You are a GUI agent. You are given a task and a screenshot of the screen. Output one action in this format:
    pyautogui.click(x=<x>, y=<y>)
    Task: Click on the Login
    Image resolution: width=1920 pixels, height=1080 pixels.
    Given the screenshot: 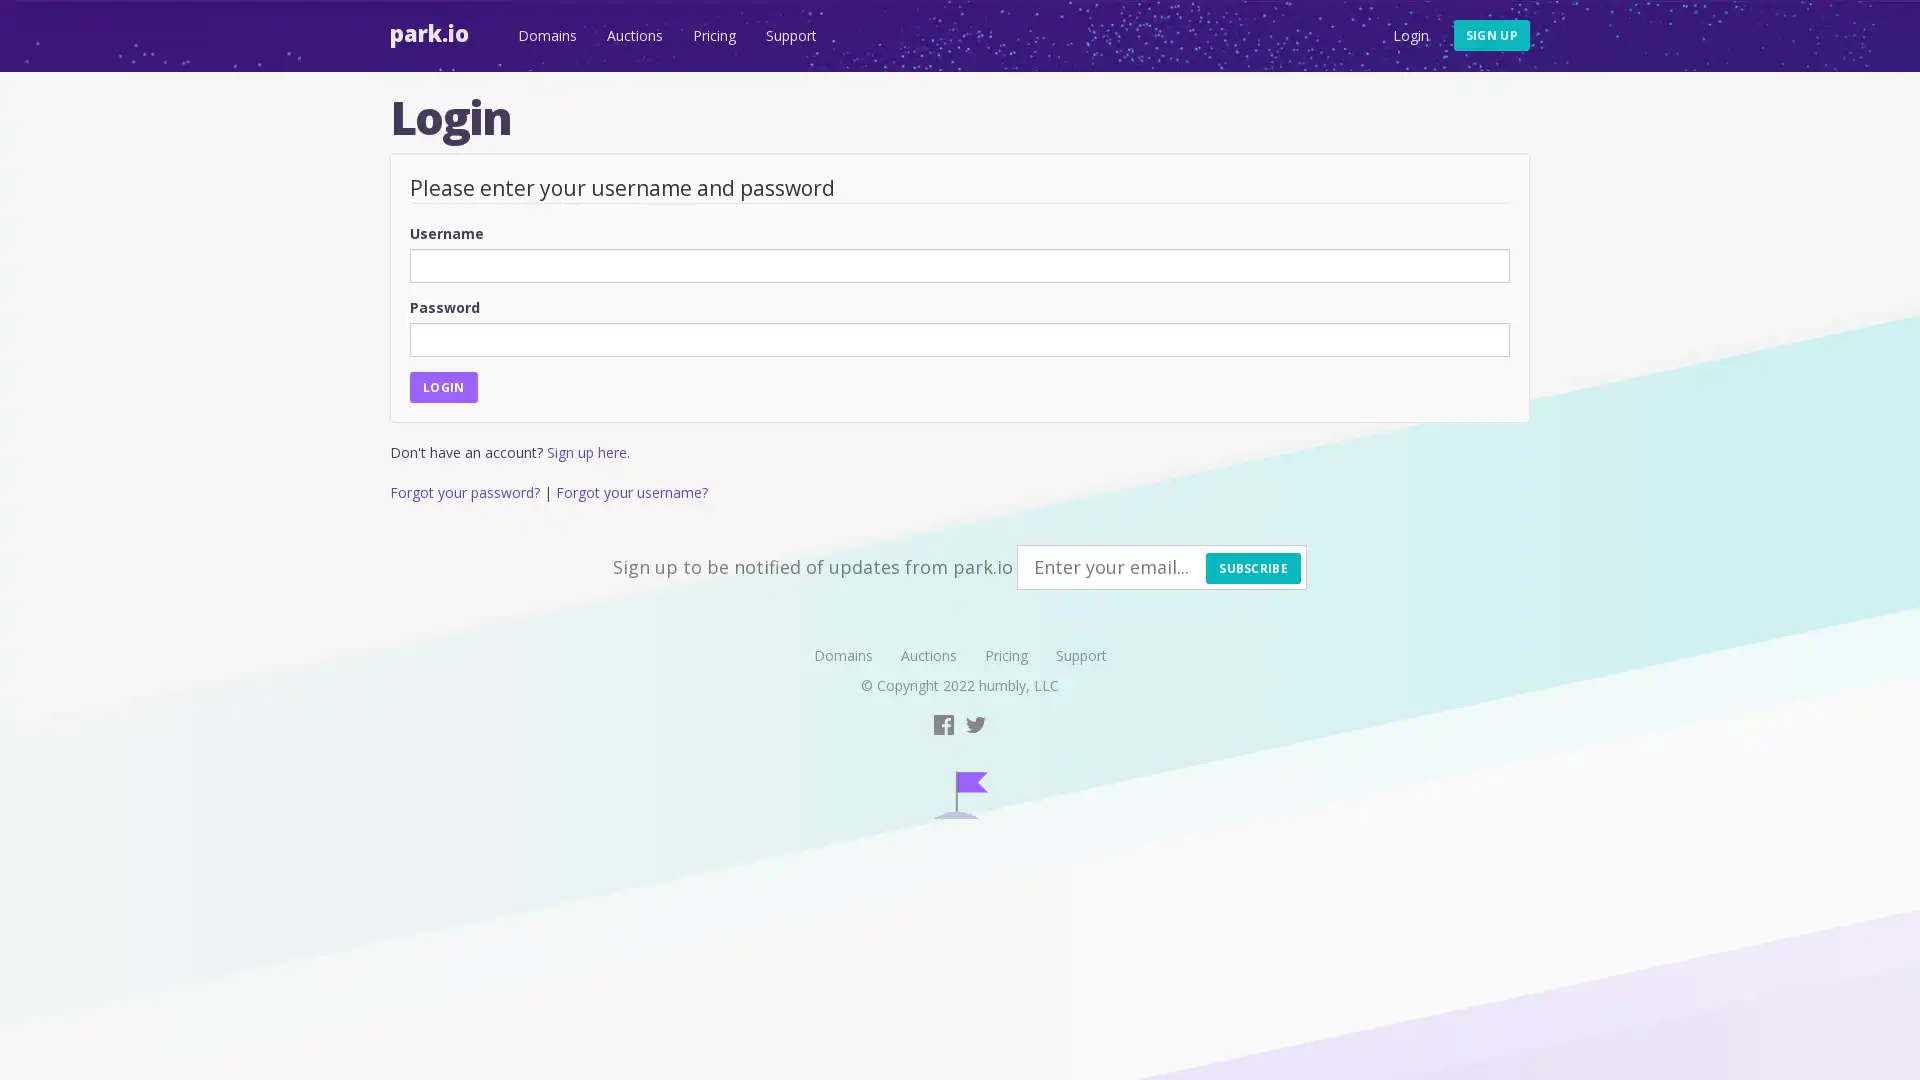 What is the action you would take?
    pyautogui.click(x=442, y=386)
    